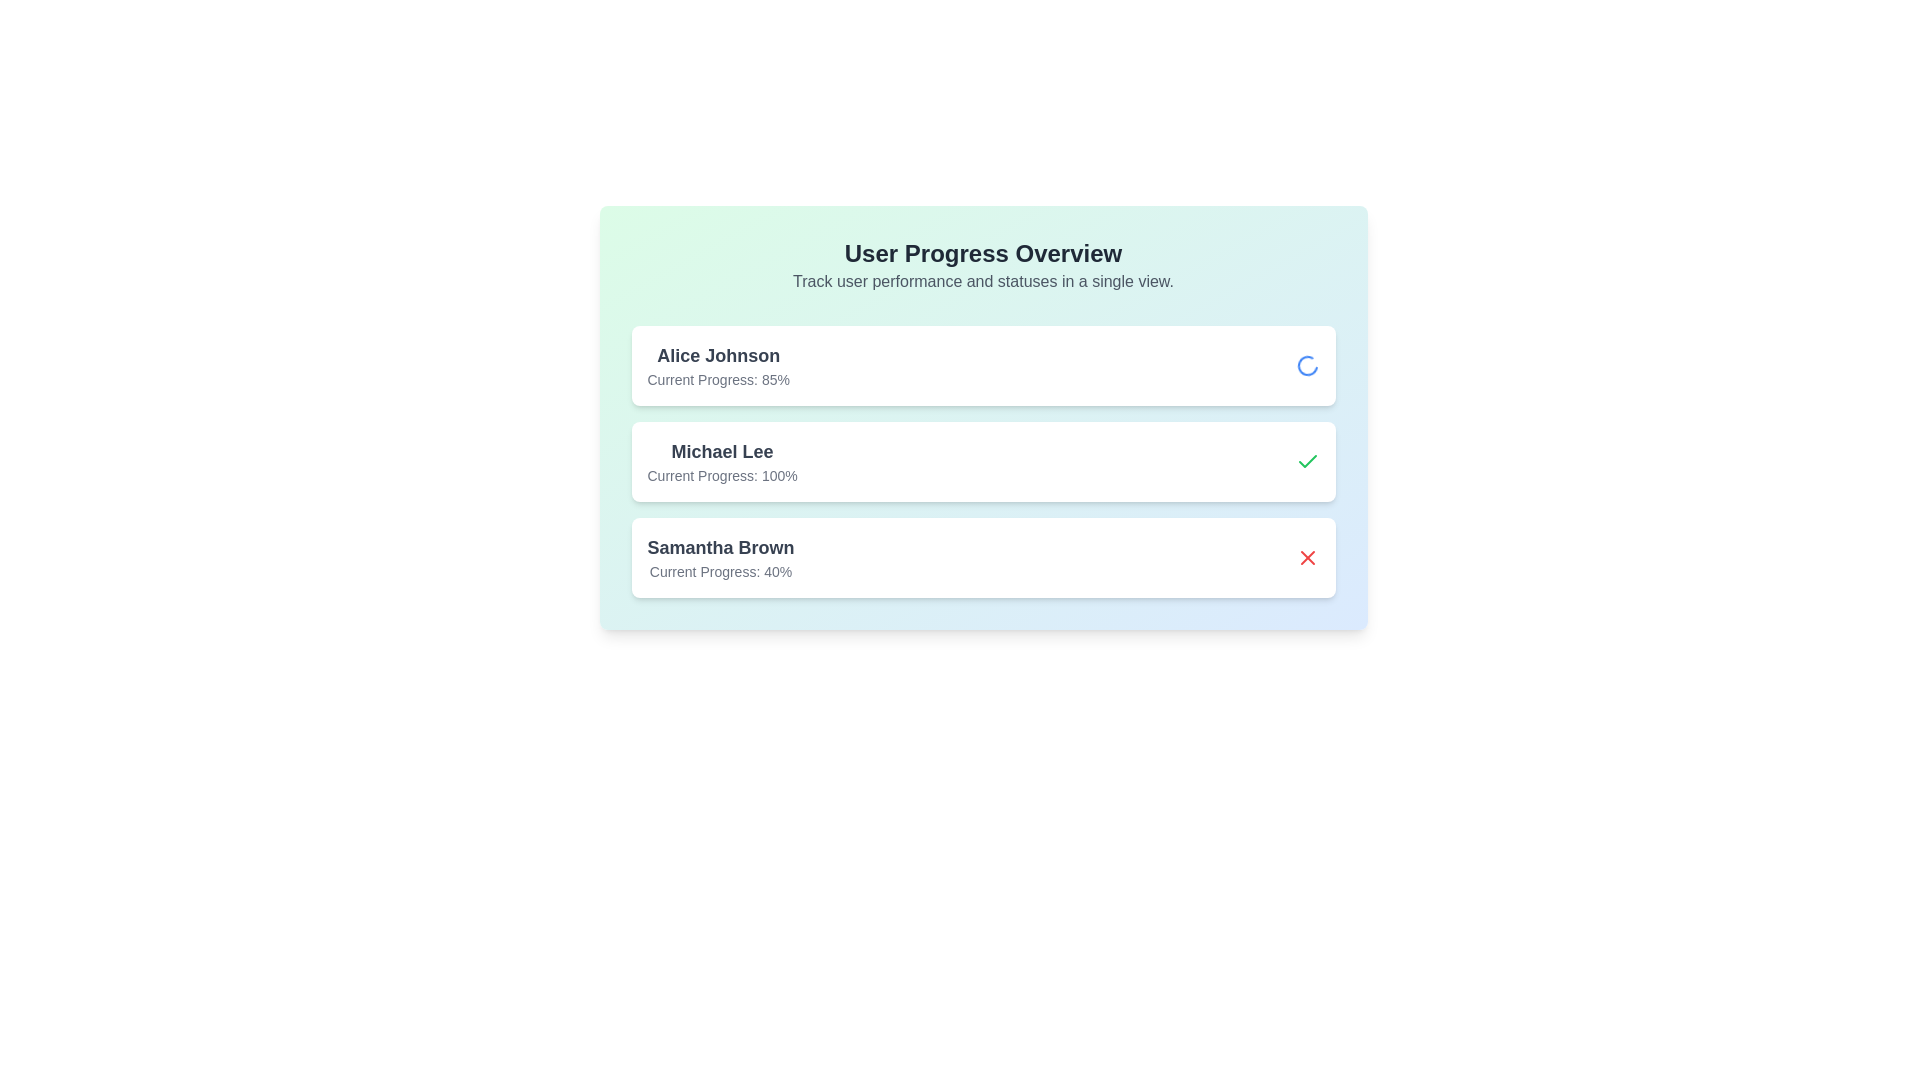  I want to click on the dismiss icon button located at the far right of the card displaying 'Samantha Brown' and 'Current Progress: 40%', so click(1307, 558).